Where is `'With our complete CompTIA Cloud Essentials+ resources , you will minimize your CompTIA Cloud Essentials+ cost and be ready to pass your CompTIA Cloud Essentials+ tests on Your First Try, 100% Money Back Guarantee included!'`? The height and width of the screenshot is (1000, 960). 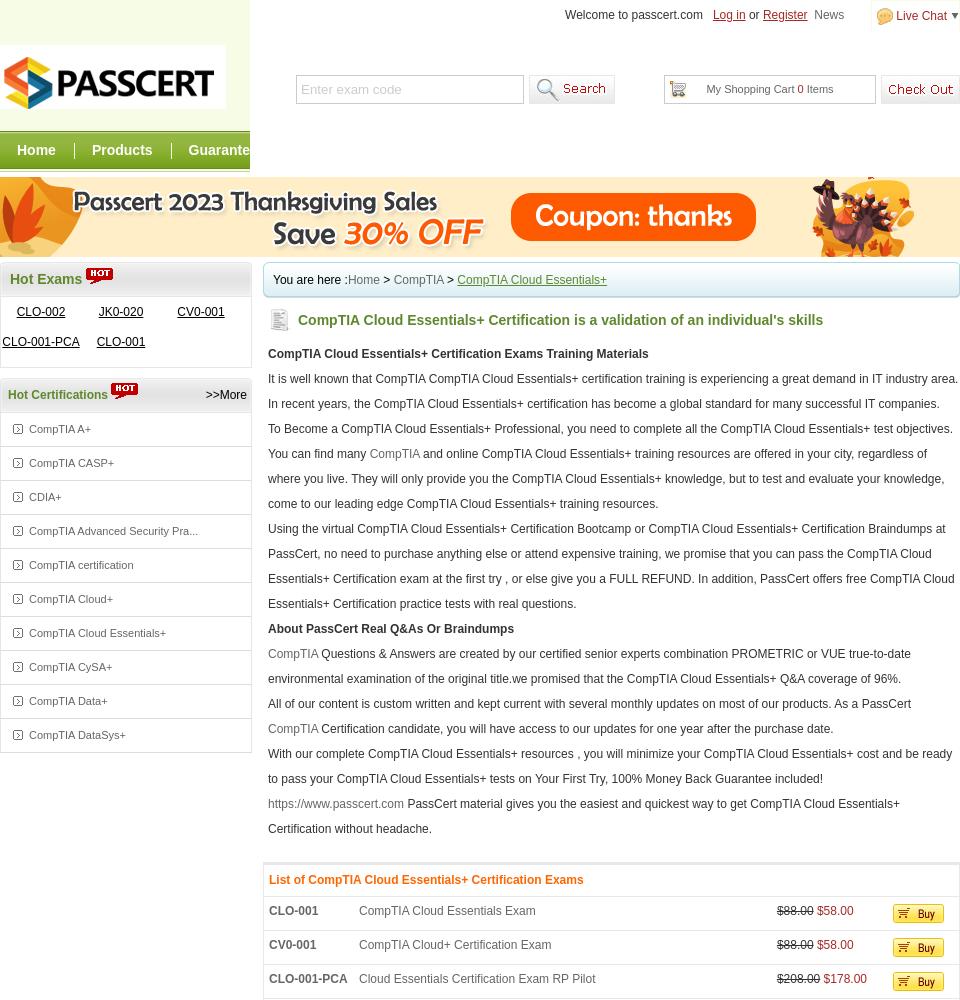
'With our complete CompTIA Cloud Essentials+ resources , you will minimize your CompTIA Cloud Essentials+ cost and be ready to pass your CompTIA Cloud Essentials+ tests on Your First Try, 100% Money Back Guarantee included!' is located at coordinates (608, 766).